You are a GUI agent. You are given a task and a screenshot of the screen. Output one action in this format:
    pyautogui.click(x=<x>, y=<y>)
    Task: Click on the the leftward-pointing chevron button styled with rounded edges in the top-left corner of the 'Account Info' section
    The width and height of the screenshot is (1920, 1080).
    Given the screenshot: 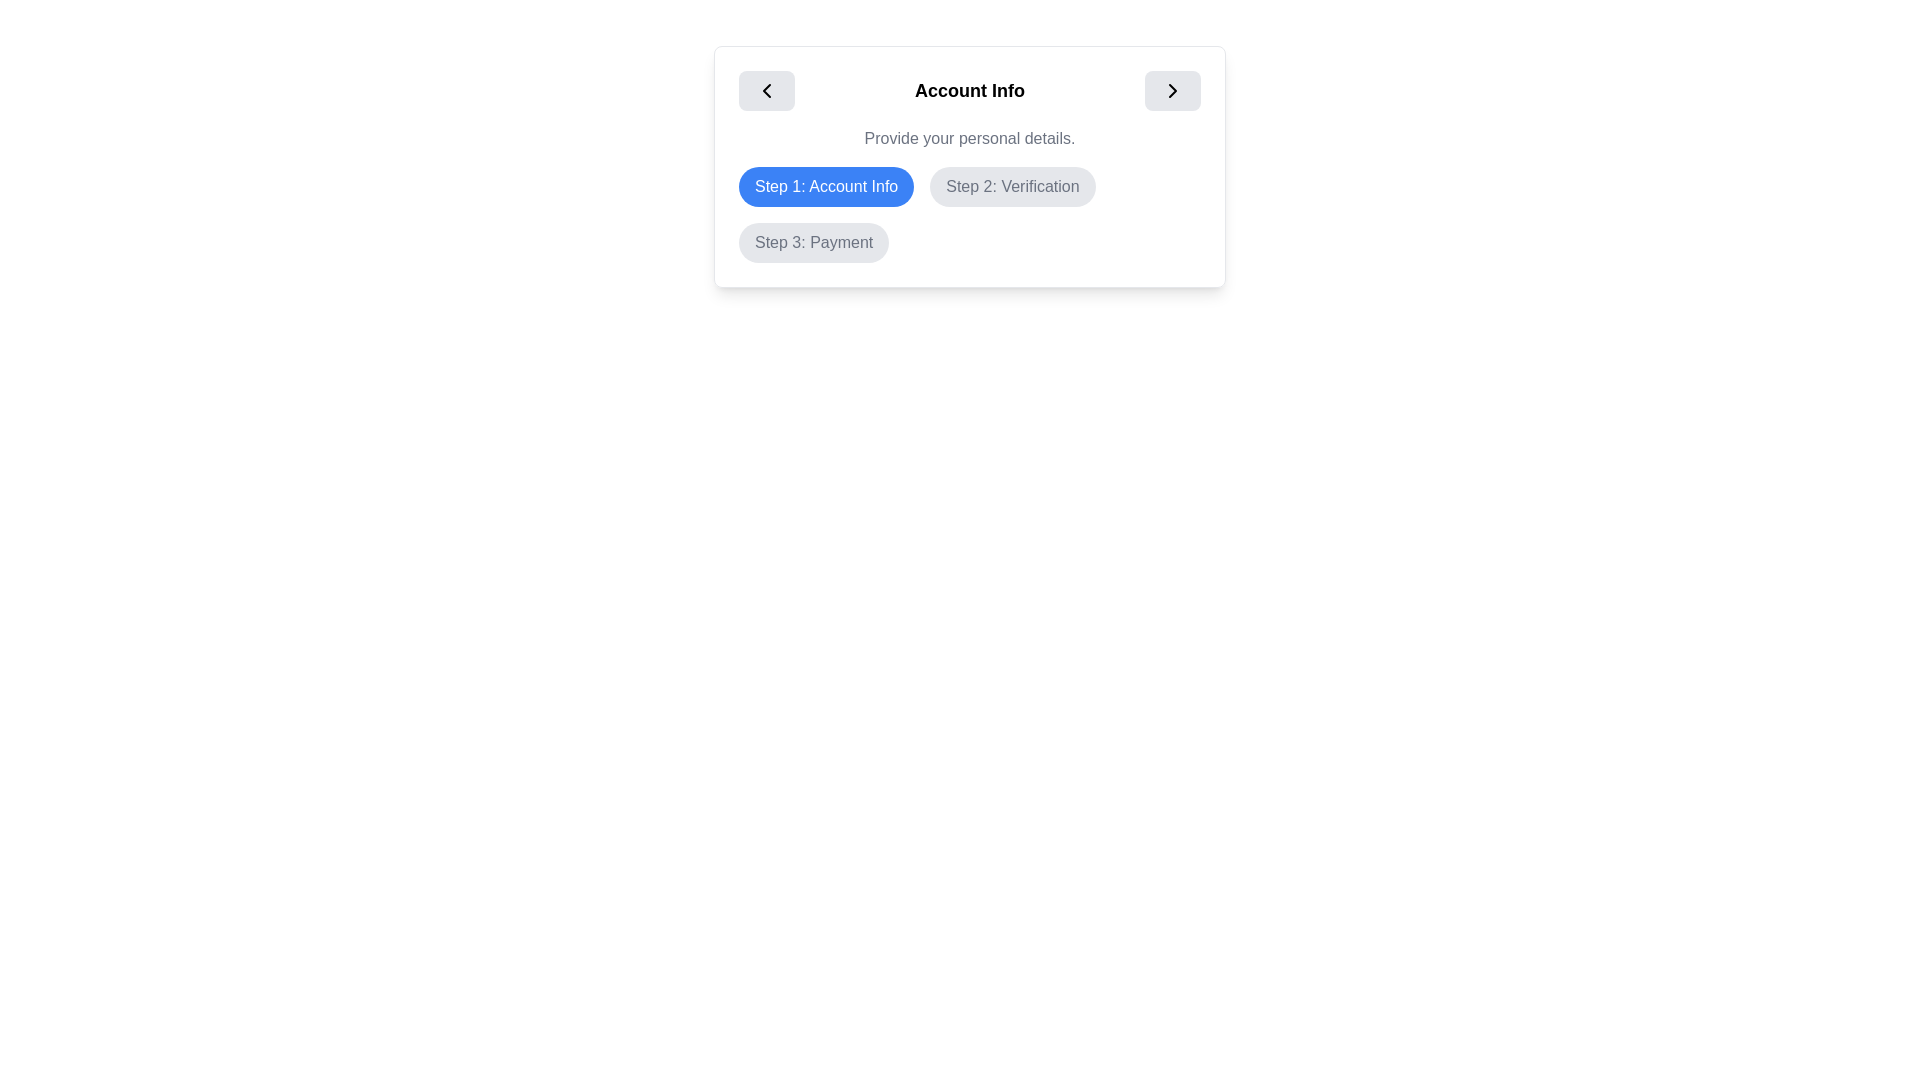 What is the action you would take?
    pyautogui.click(x=766, y=91)
    